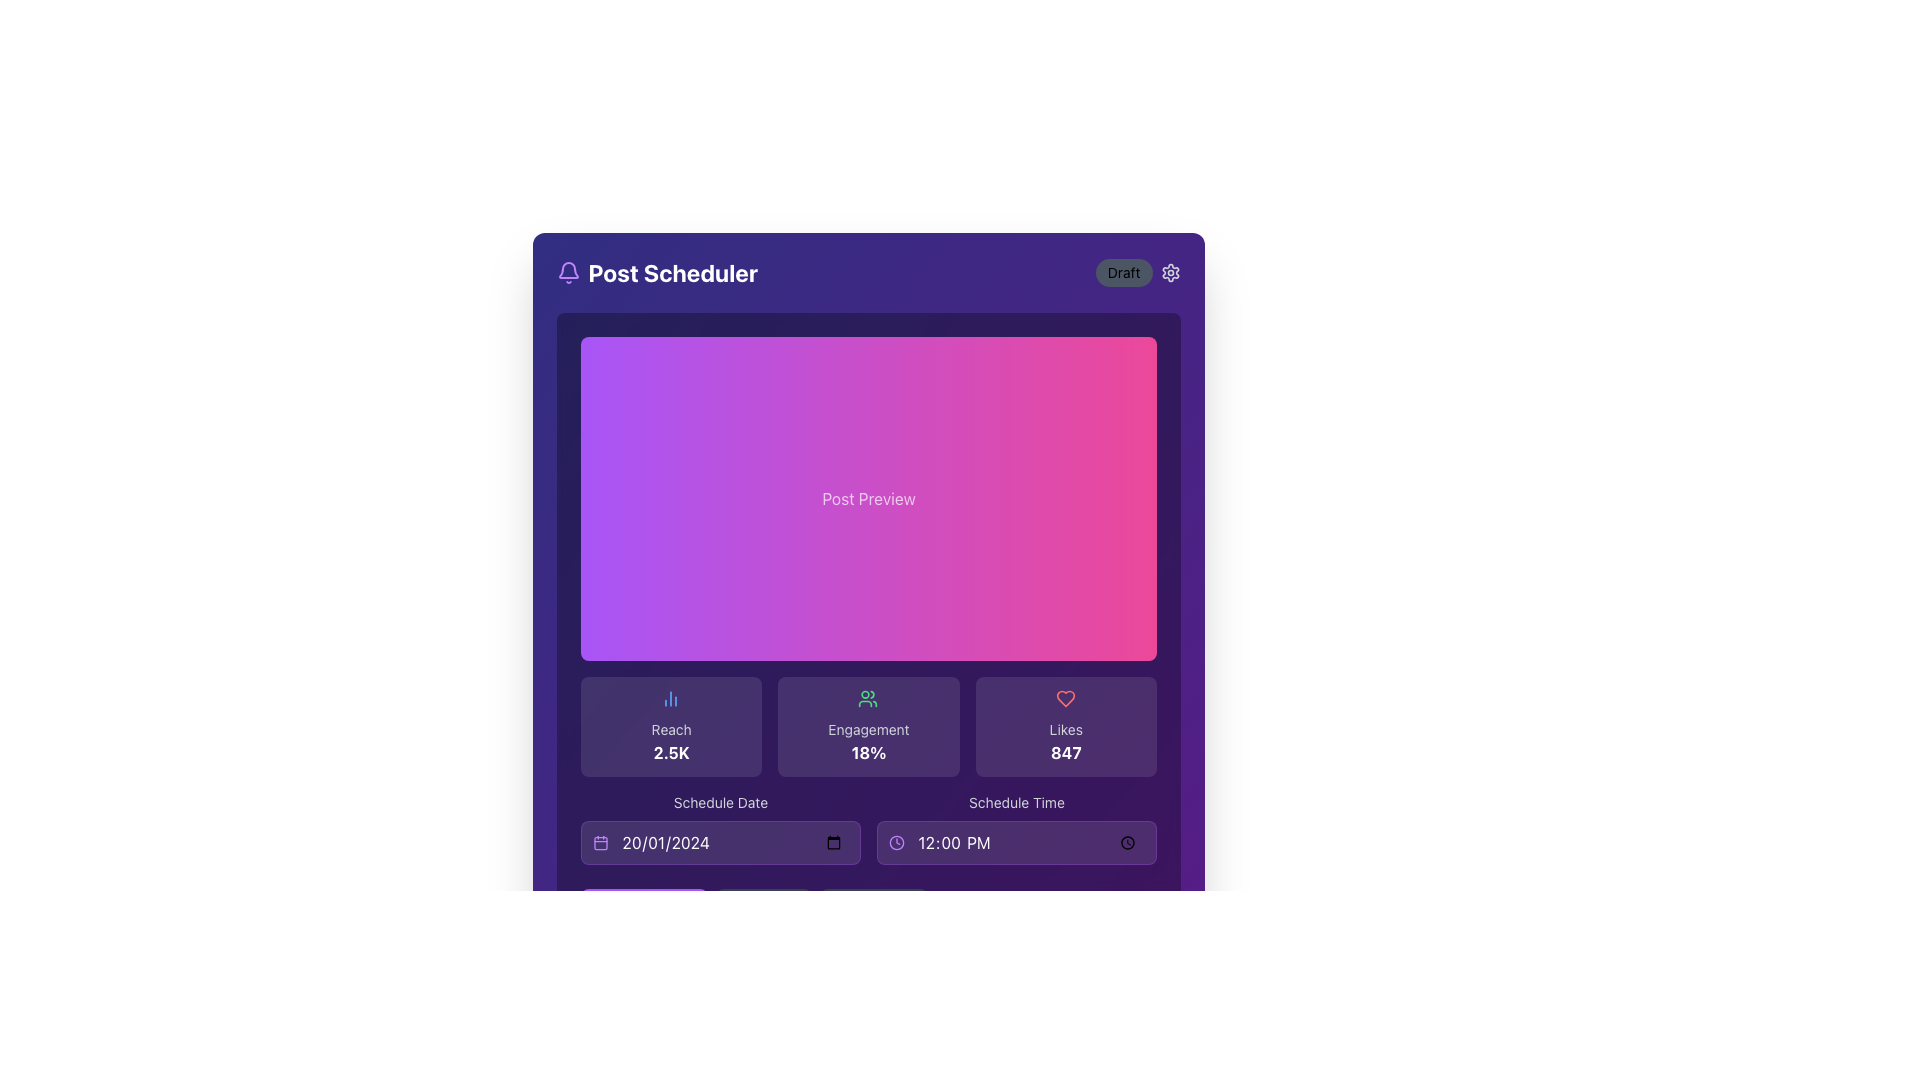 This screenshot has width=1920, height=1080. What do you see at coordinates (567, 273) in the screenshot?
I see `the notification bell icon, which is a purple bell-shaped icon located to the left of the 'Post Scheduler' title` at bounding box center [567, 273].